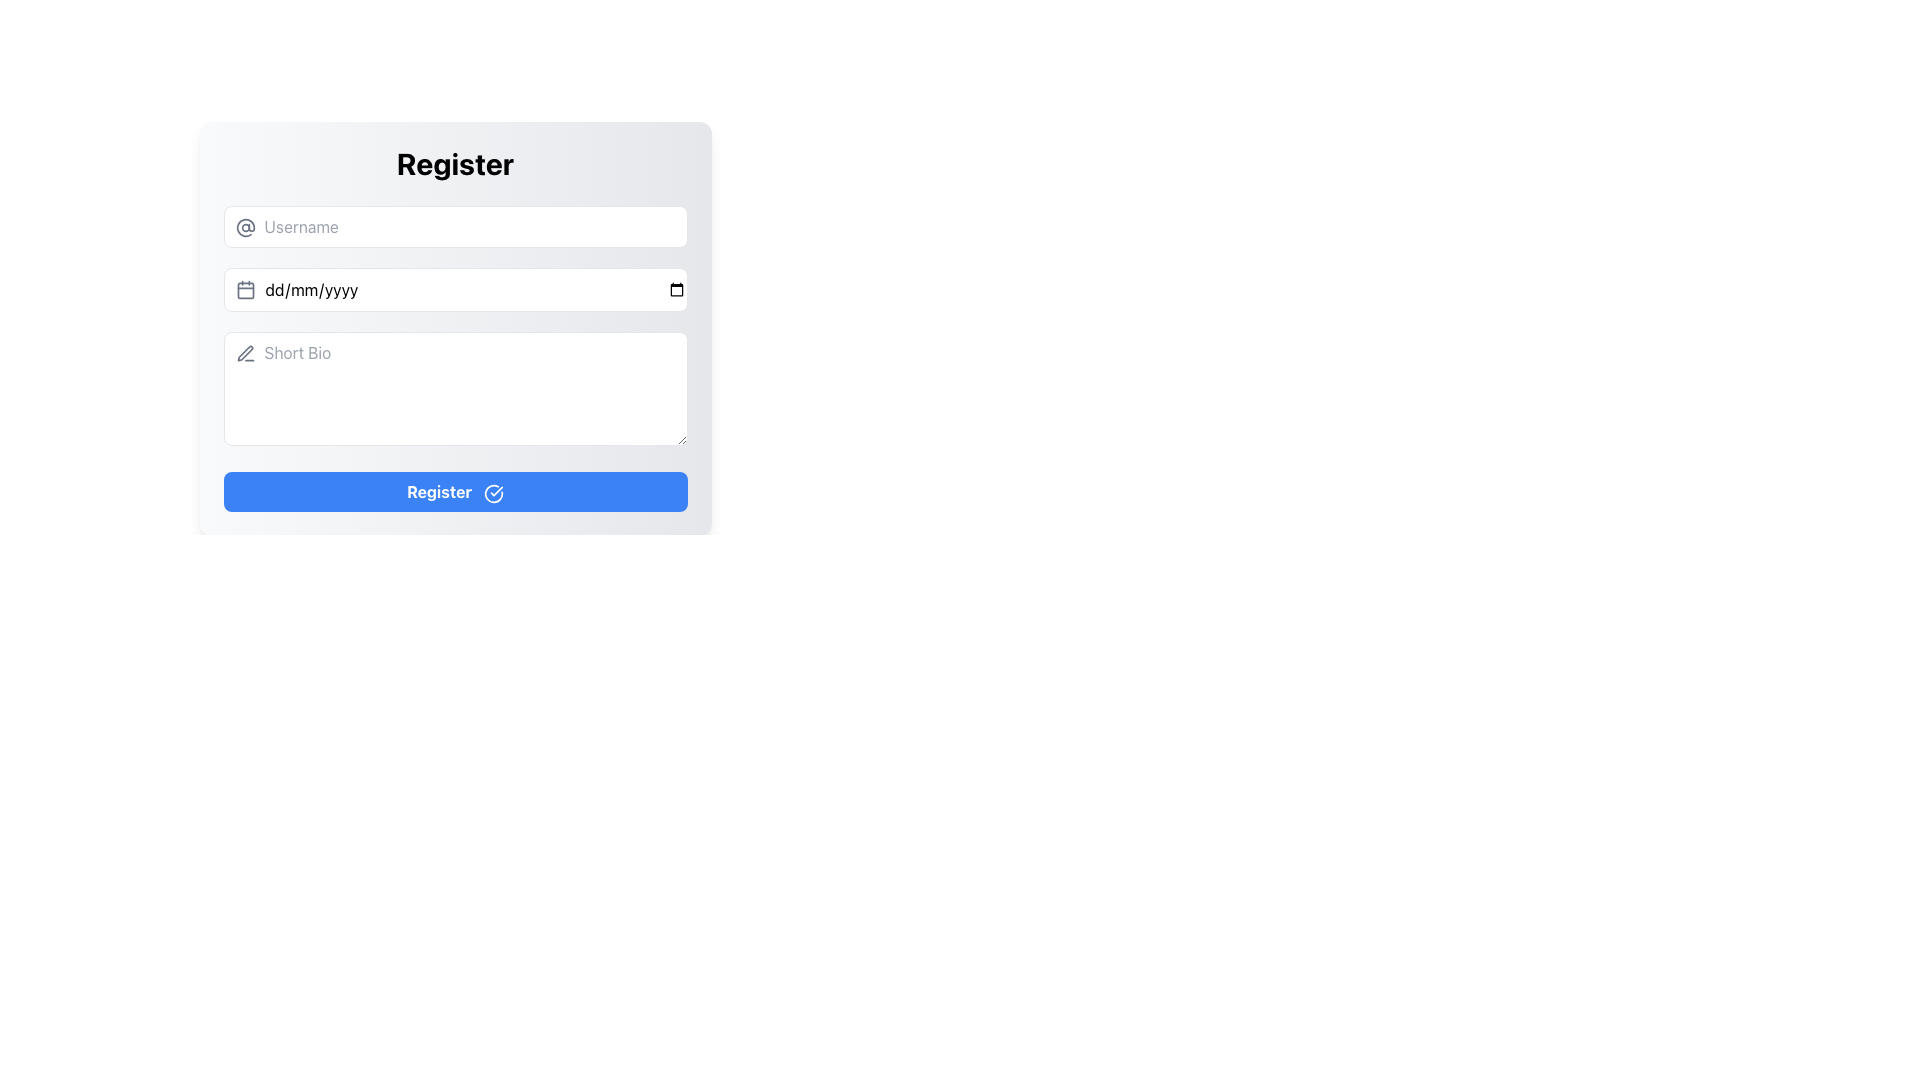  I want to click on the decorative icon located at the top-left corner inside the 'Username' input field, which symbolizes email or username entry, so click(244, 226).